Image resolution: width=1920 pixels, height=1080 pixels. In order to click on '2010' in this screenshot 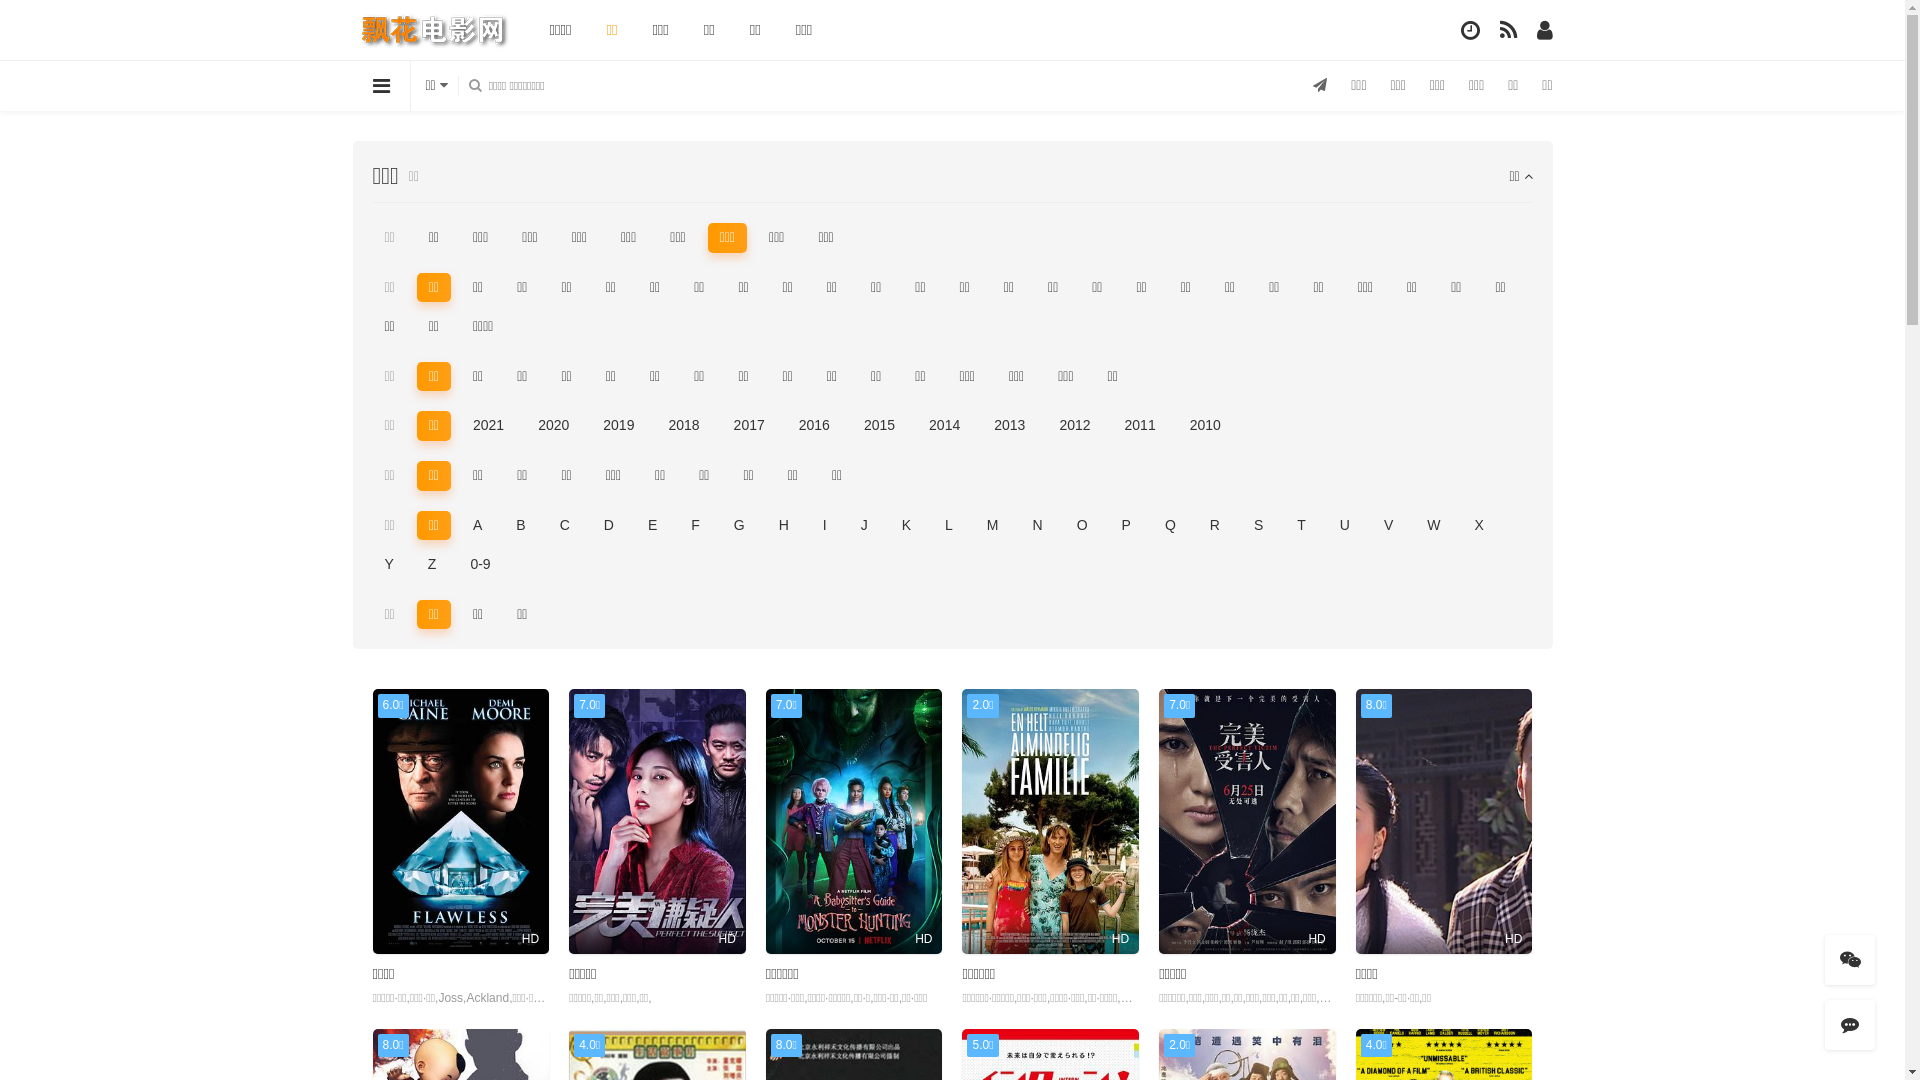, I will do `click(1204, 424)`.